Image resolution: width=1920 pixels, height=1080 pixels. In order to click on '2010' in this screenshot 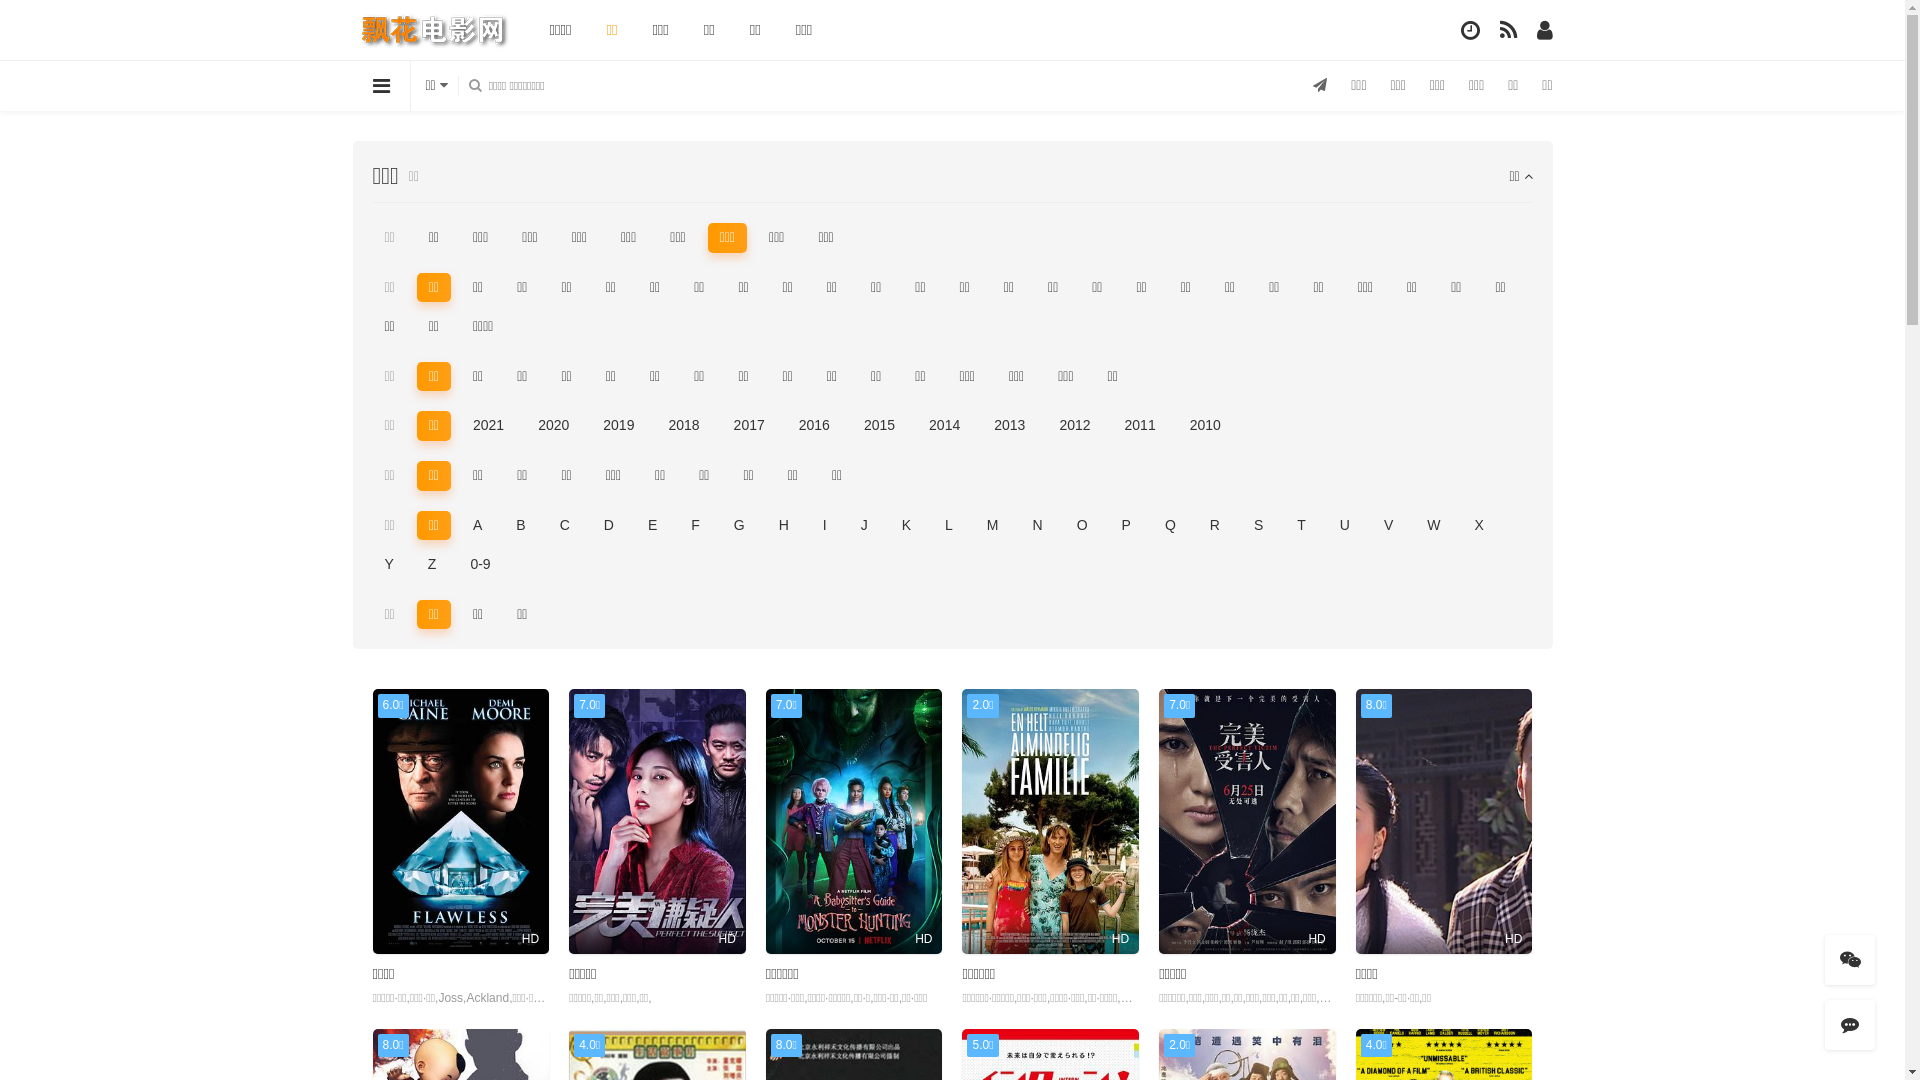, I will do `click(1204, 424)`.